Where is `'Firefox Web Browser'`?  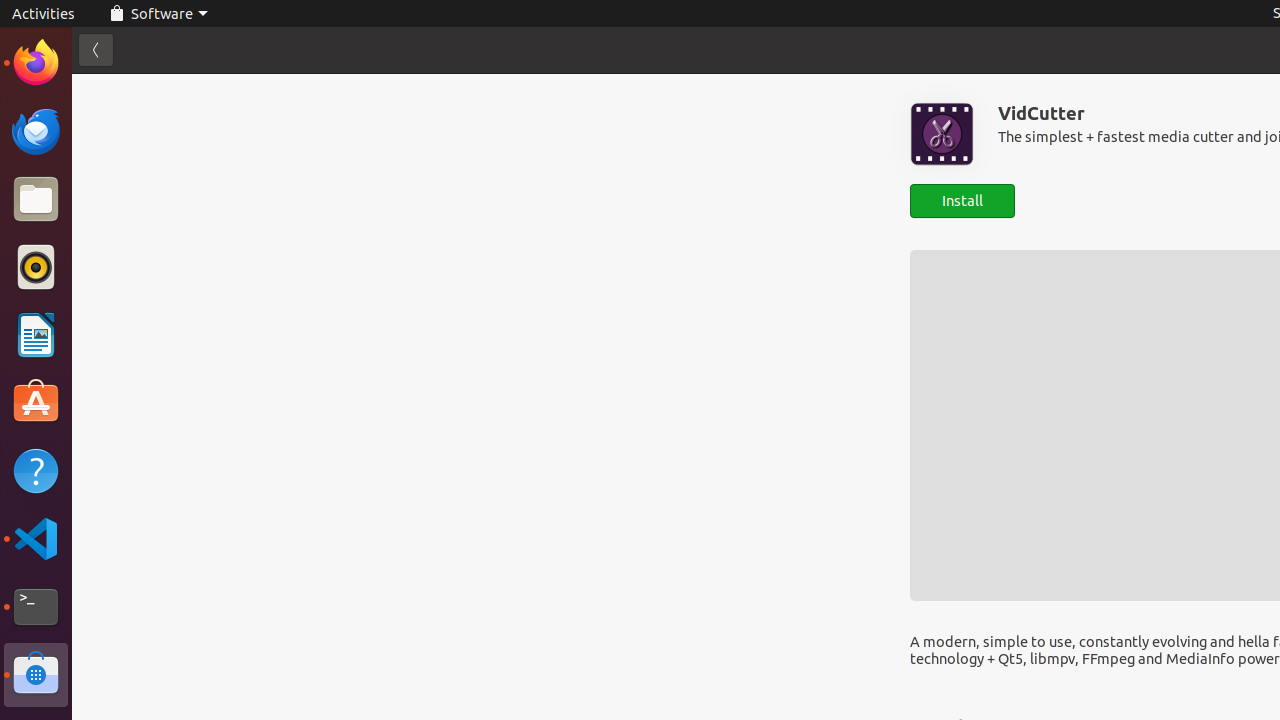 'Firefox Web Browser' is located at coordinates (35, 61).